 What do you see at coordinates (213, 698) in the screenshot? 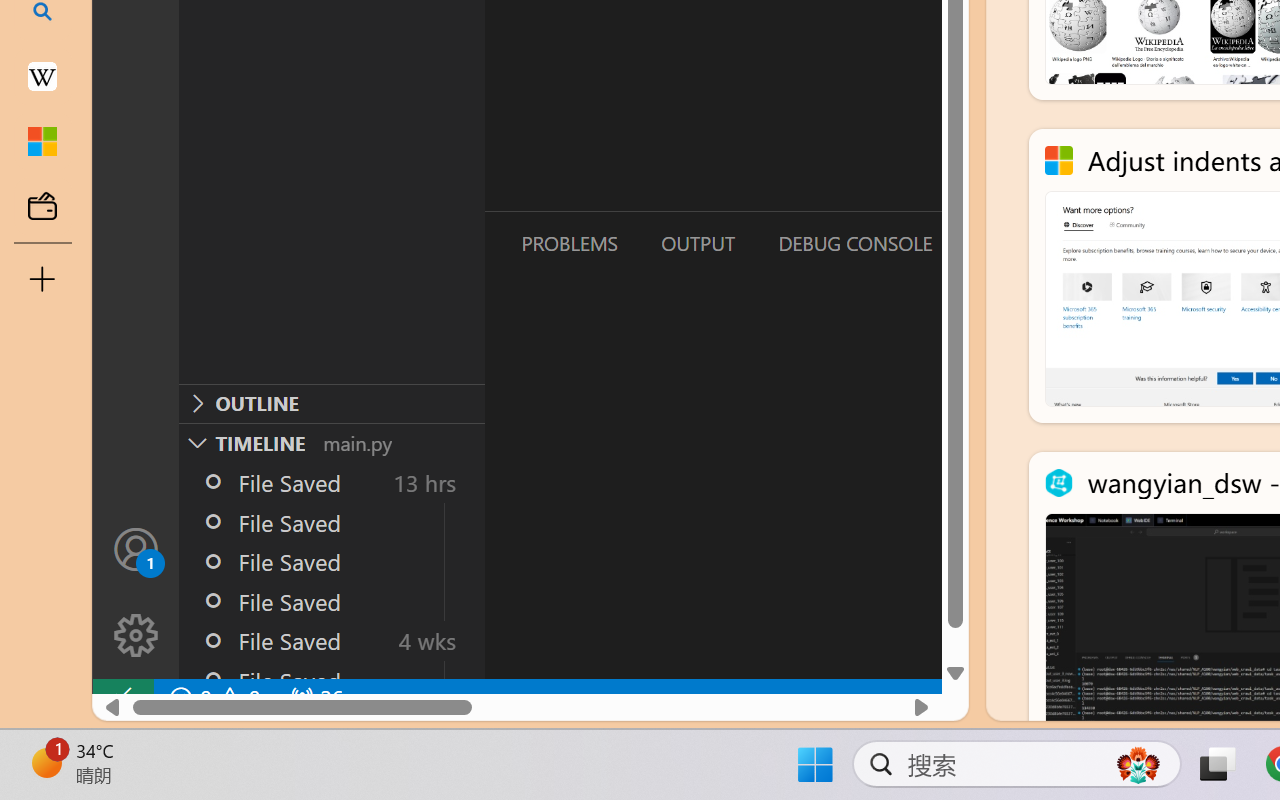
I see `'No Problems'` at bounding box center [213, 698].